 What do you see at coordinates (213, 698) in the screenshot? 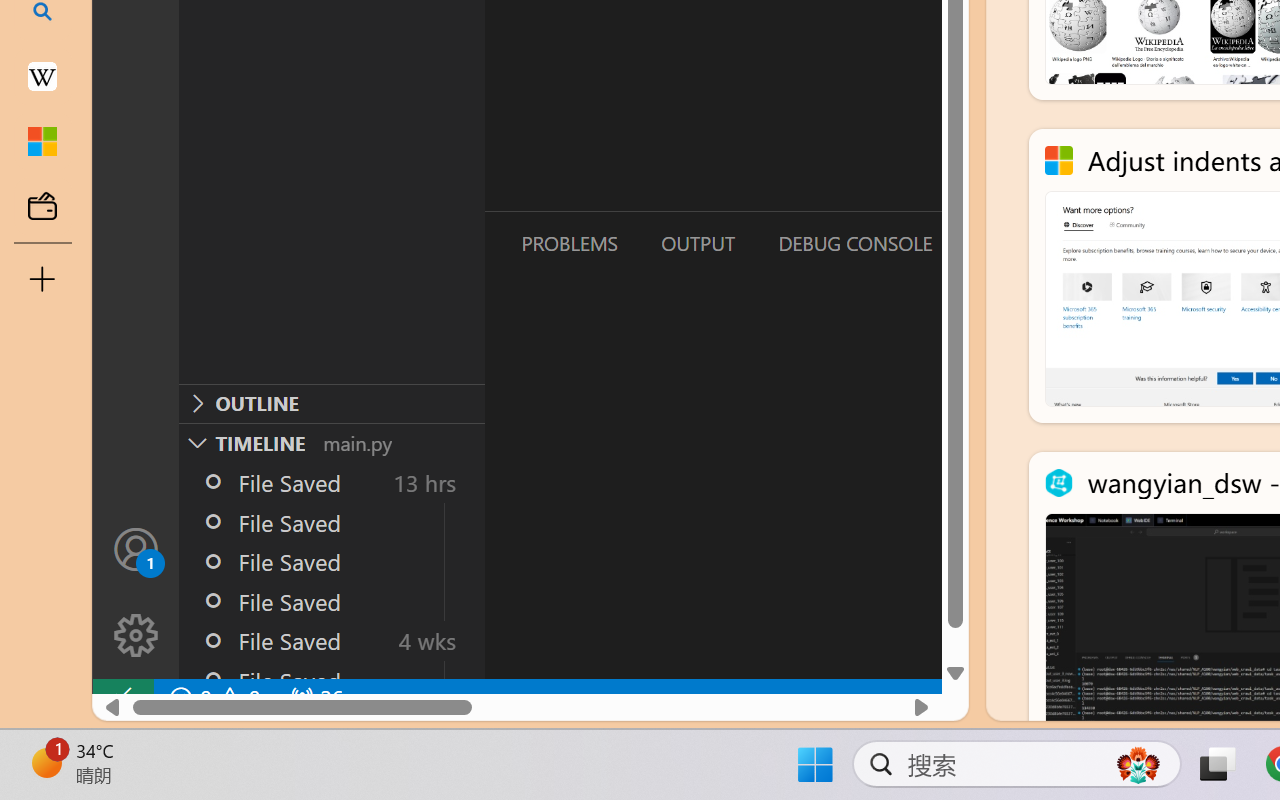
I see `'No Problems'` at bounding box center [213, 698].